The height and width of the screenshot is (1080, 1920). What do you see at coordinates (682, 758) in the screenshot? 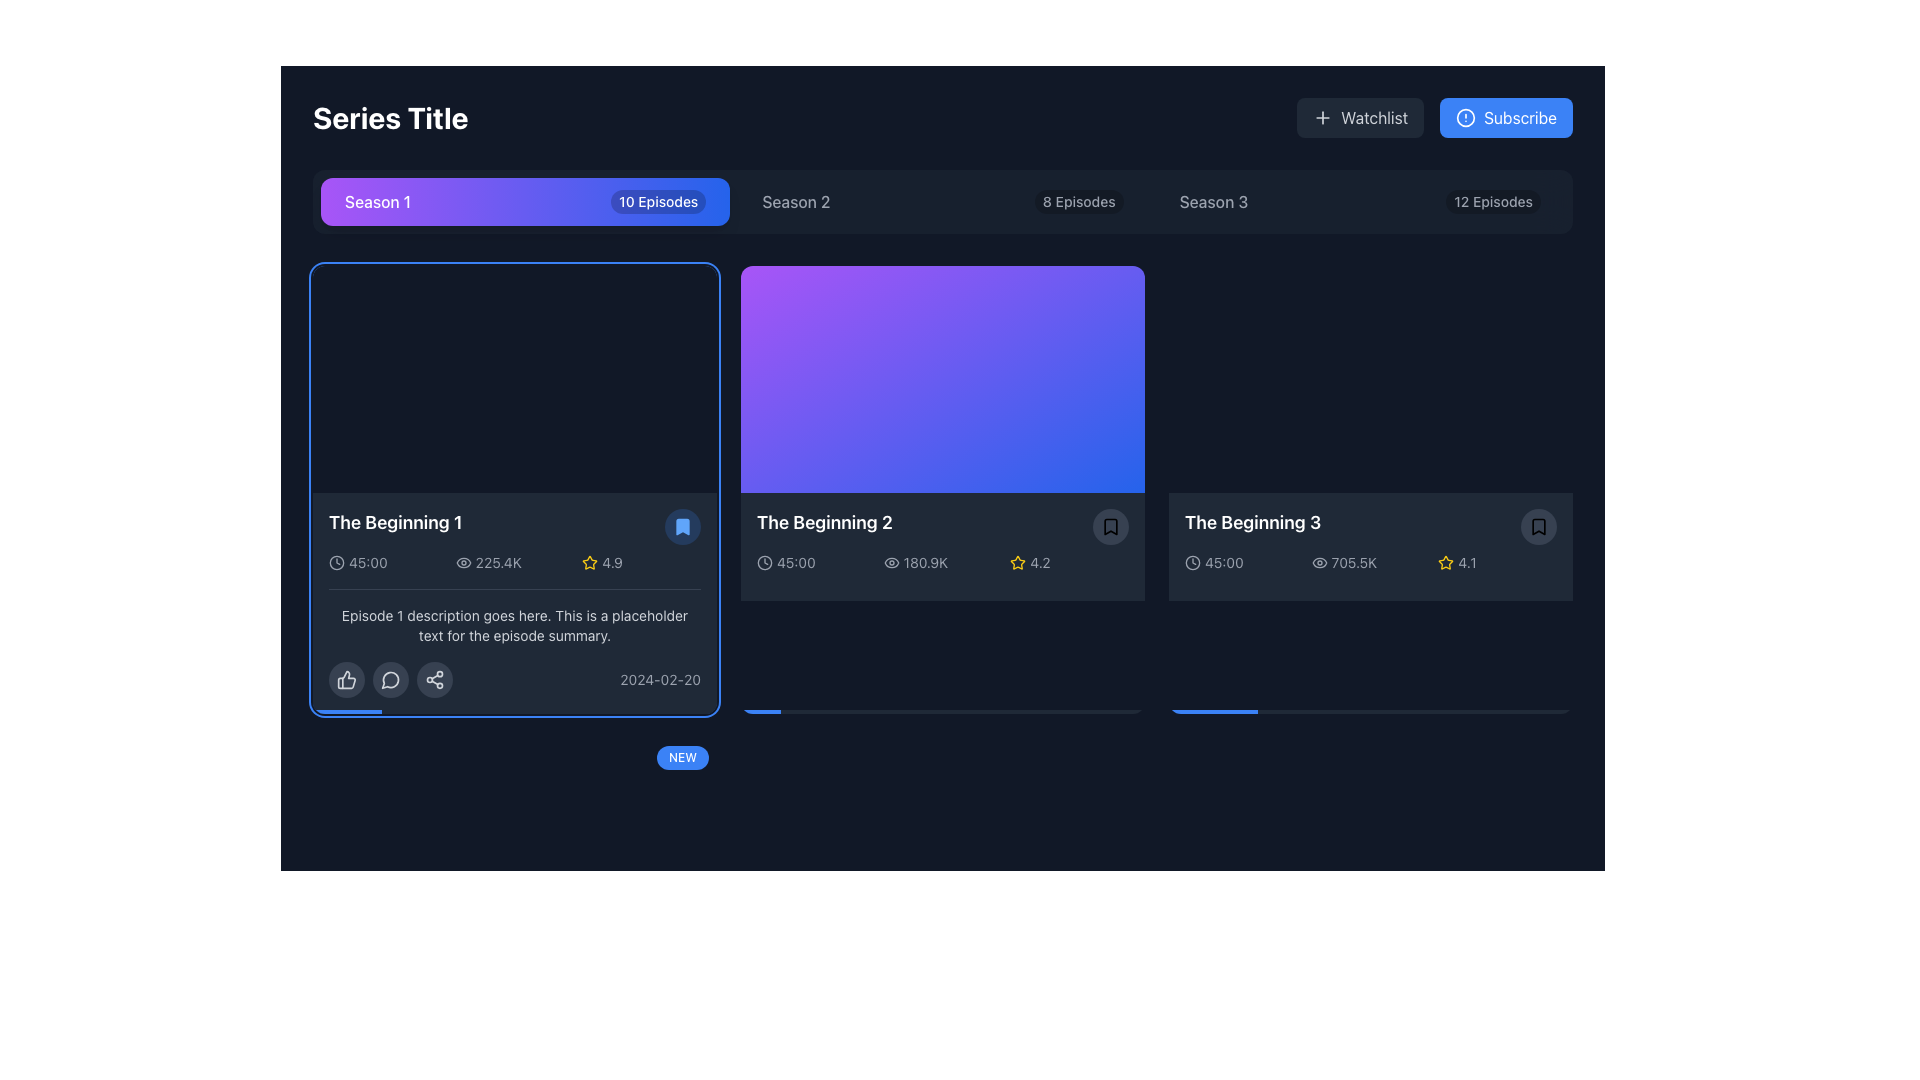
I see `the small blue pill-shaped button labeled 'NEW' located in the top-right corner of the card displaying series or episode information` at bounding box center [682, 758].